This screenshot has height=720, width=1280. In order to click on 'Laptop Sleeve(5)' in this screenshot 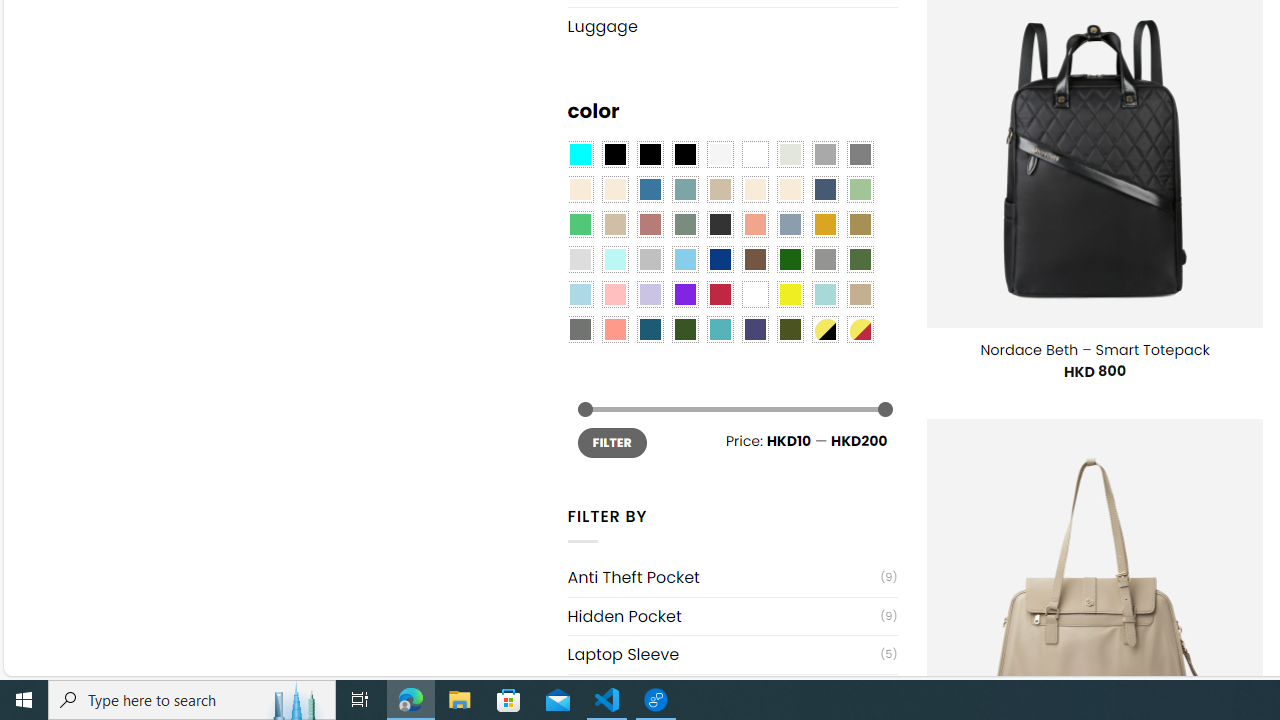, I will do `click(731, 654)`.